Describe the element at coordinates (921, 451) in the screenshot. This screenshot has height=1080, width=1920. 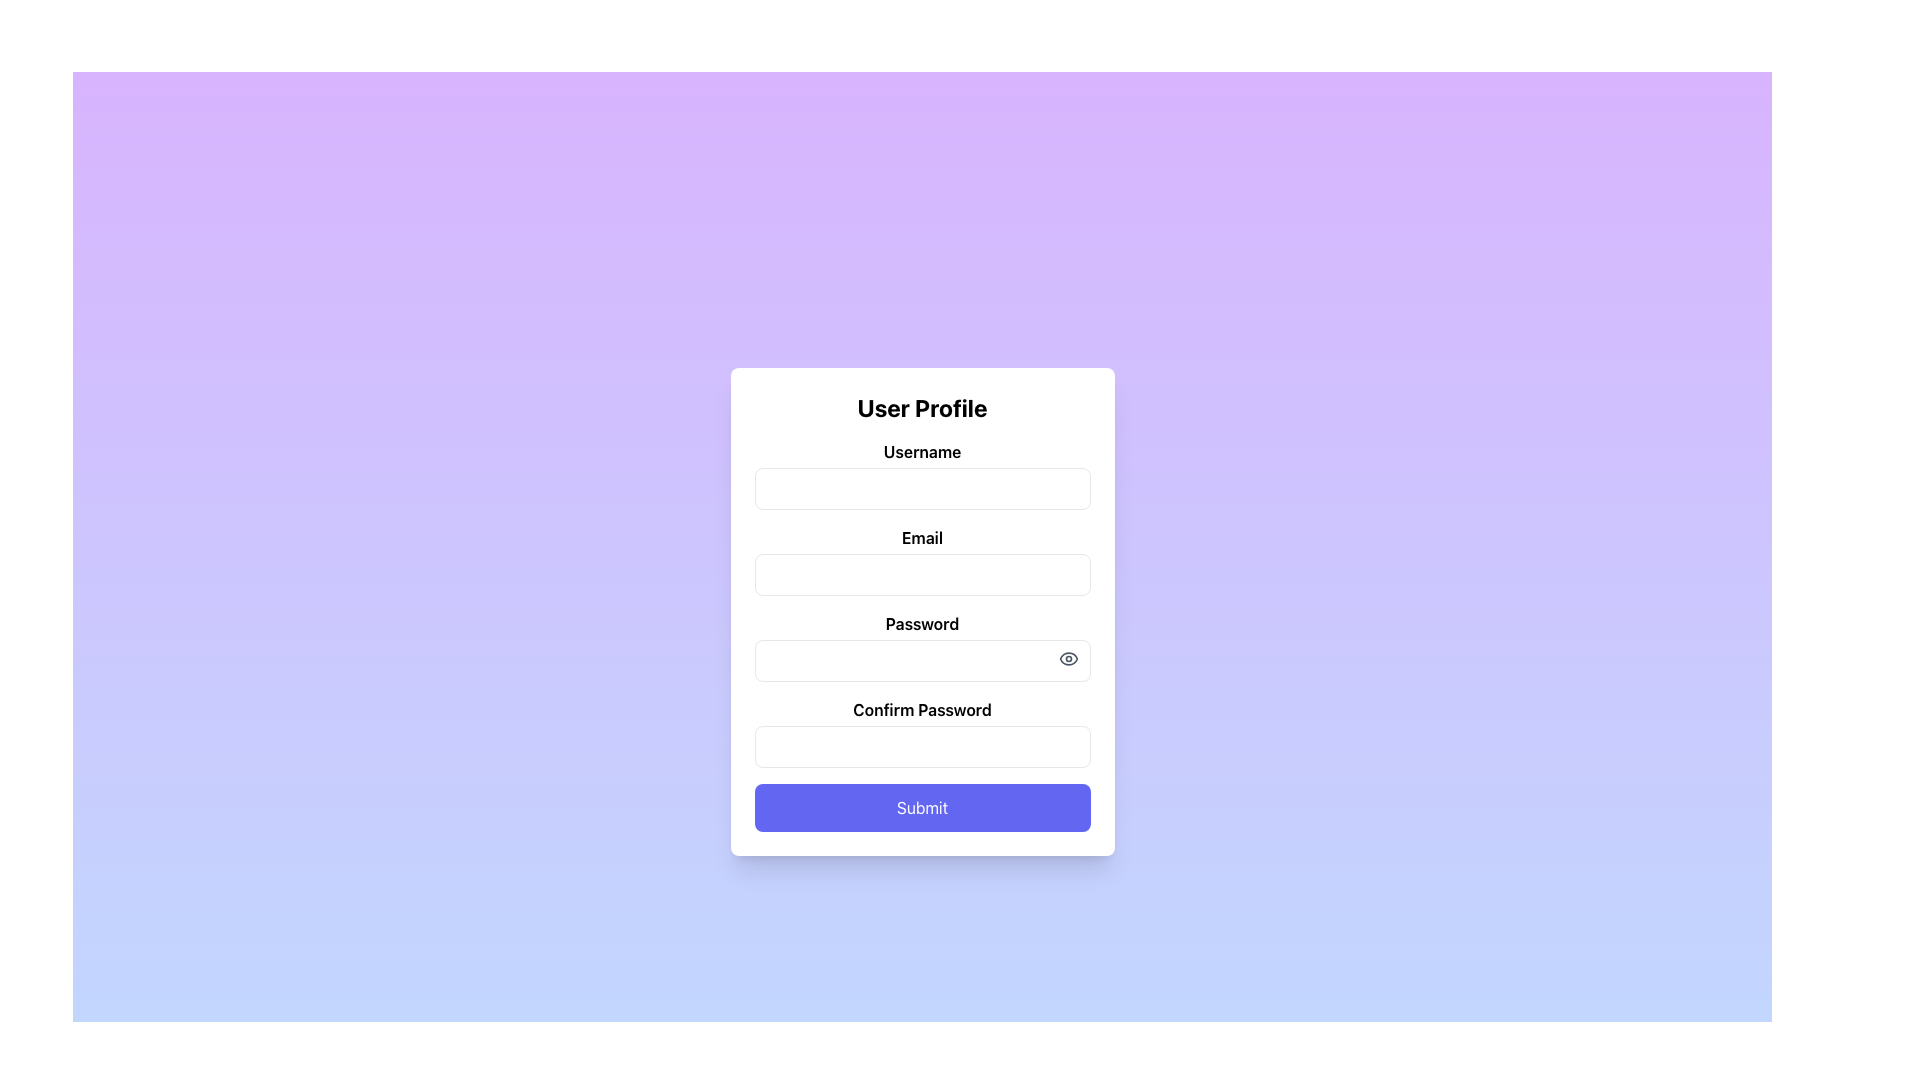
I see `the 'Username' text label, which is styled in bold font, positioned above the username input field in the 'User Profile' form` at that location.